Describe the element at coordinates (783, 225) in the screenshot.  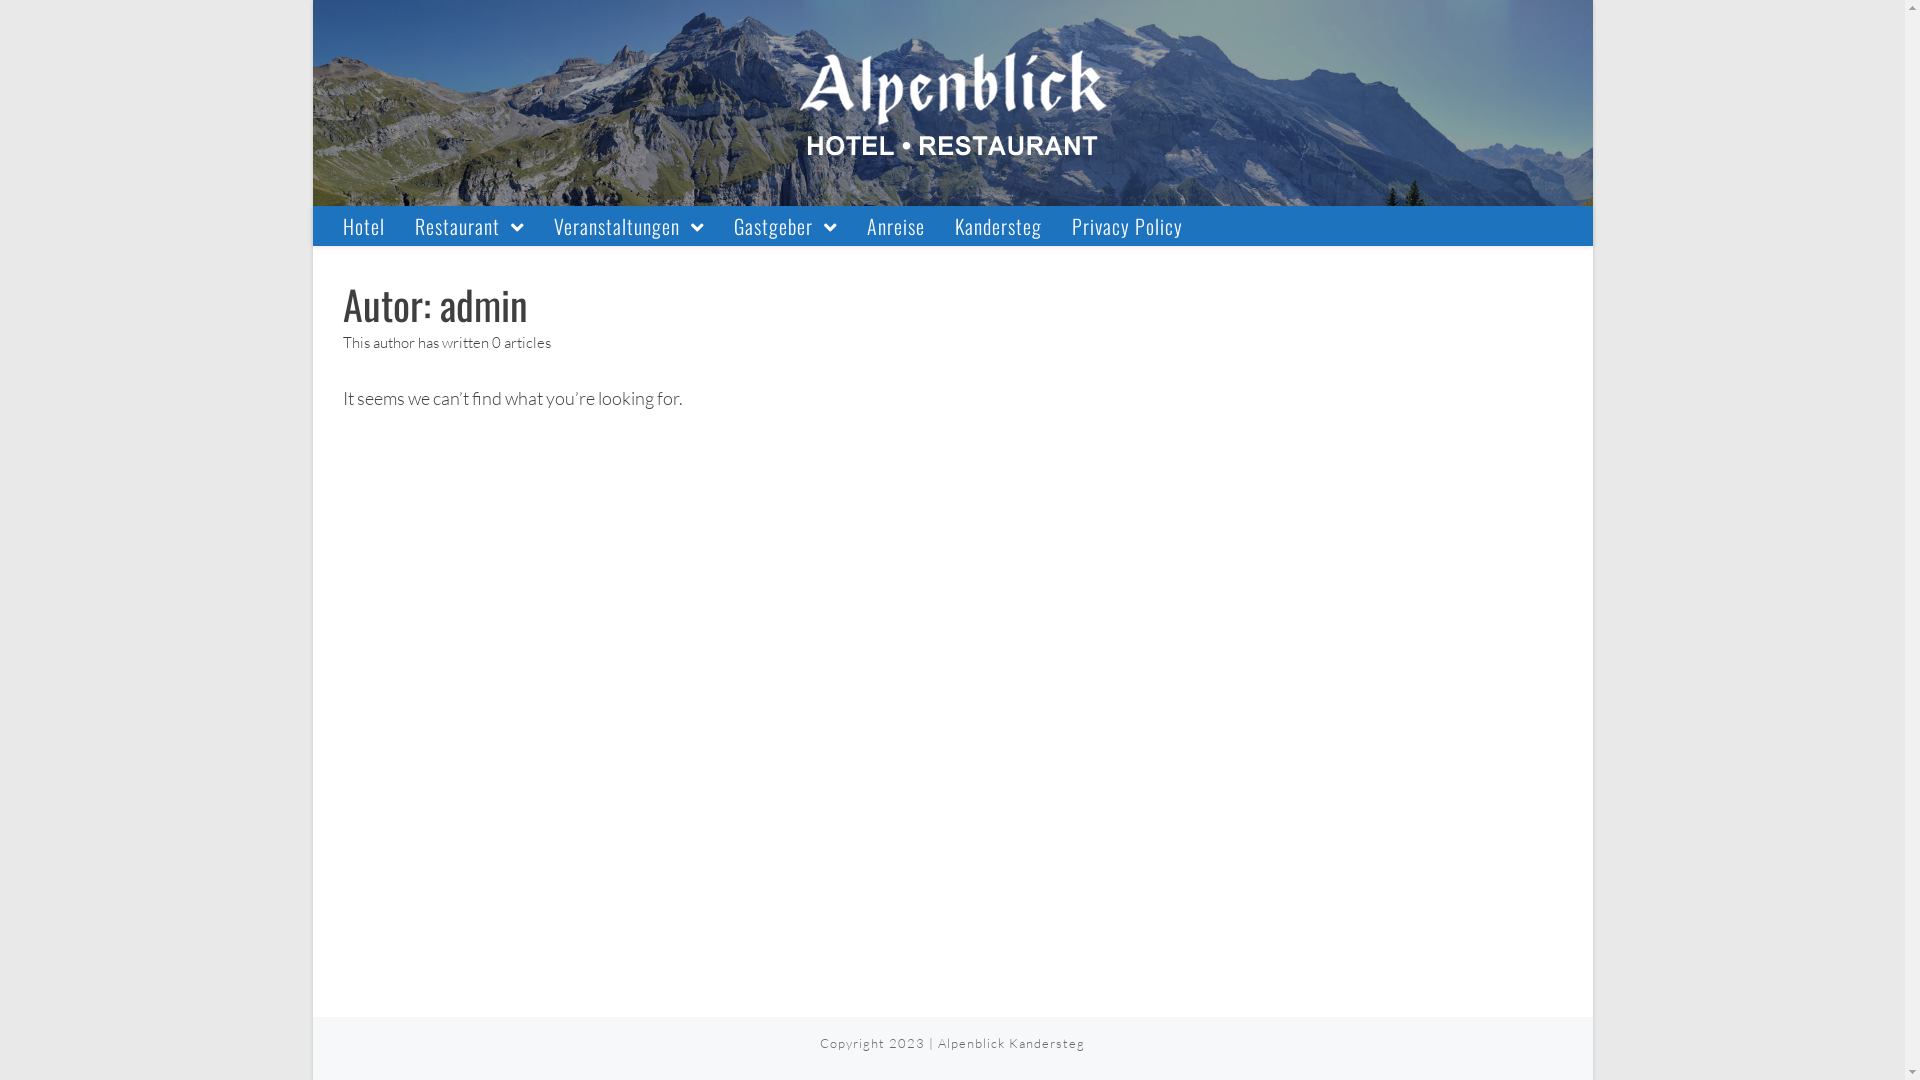
I see `'Gastgeber'` at that location.